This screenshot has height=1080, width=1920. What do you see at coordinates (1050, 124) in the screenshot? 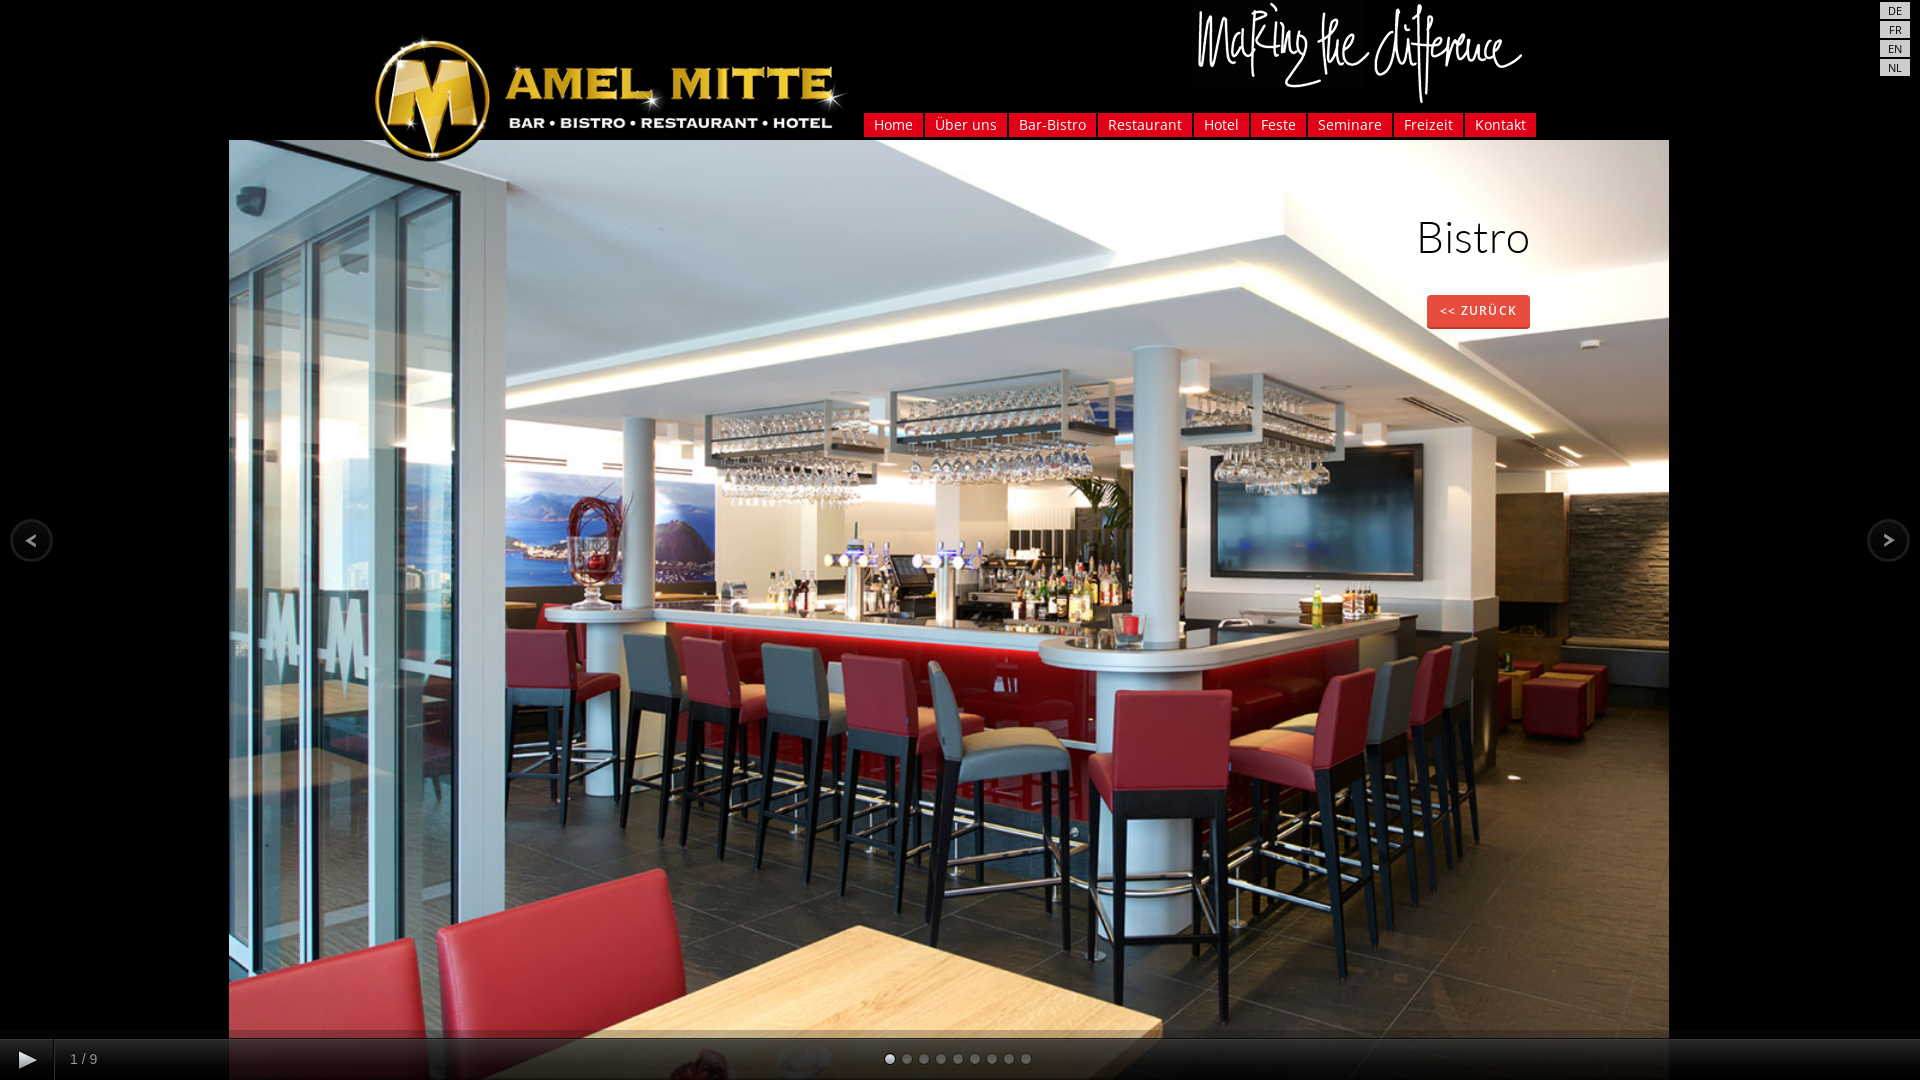
I see `'Bar-Bistro'` at bounding box center [1050, 124].